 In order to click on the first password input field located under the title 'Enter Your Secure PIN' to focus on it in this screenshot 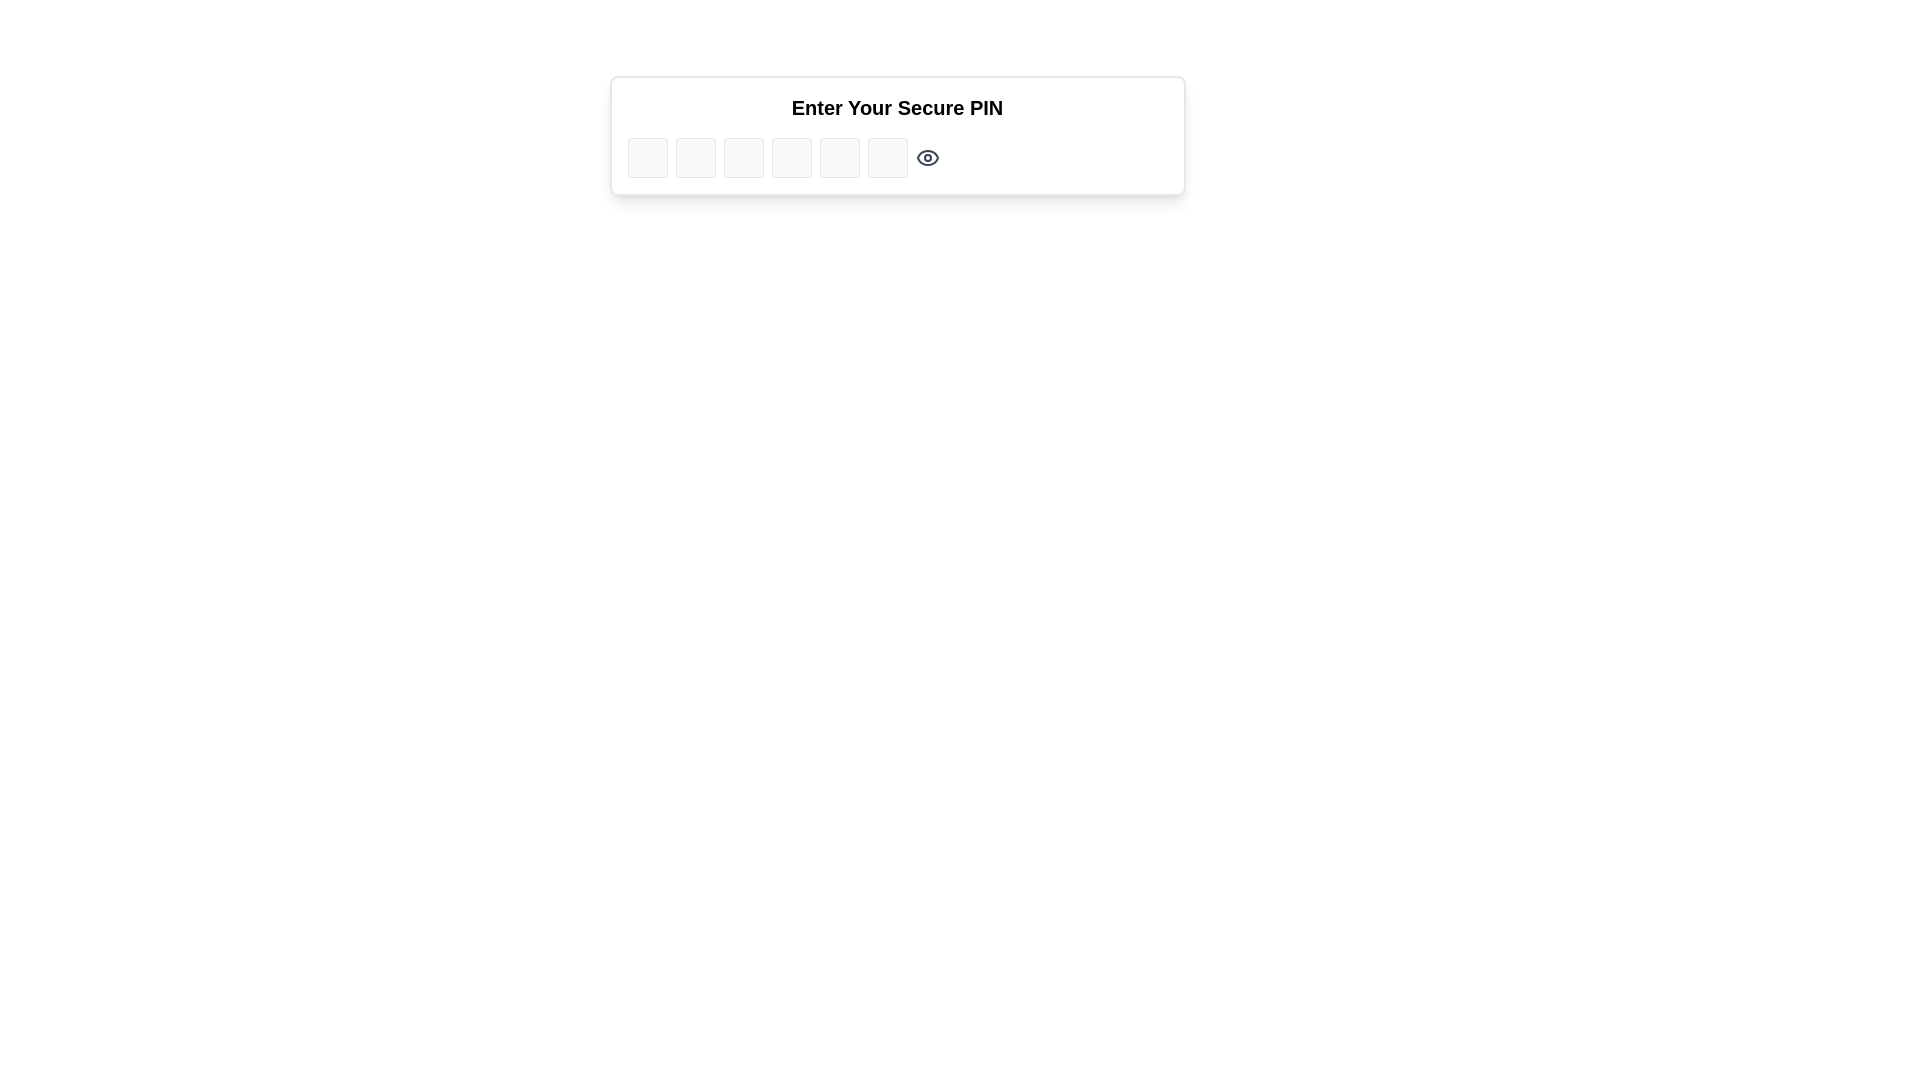, I will do `click(647, 157)`.